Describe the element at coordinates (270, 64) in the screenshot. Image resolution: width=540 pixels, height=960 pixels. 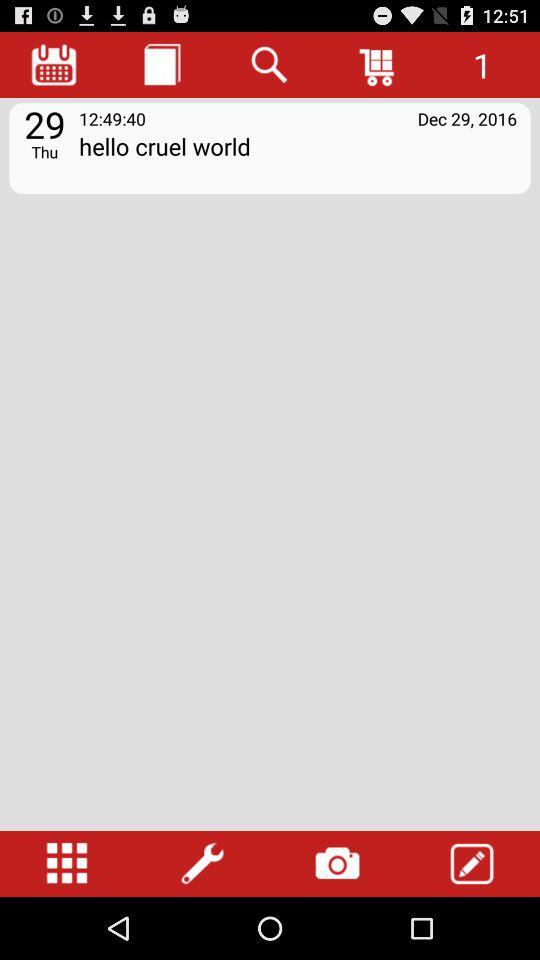
I see `to search for something` at that location.